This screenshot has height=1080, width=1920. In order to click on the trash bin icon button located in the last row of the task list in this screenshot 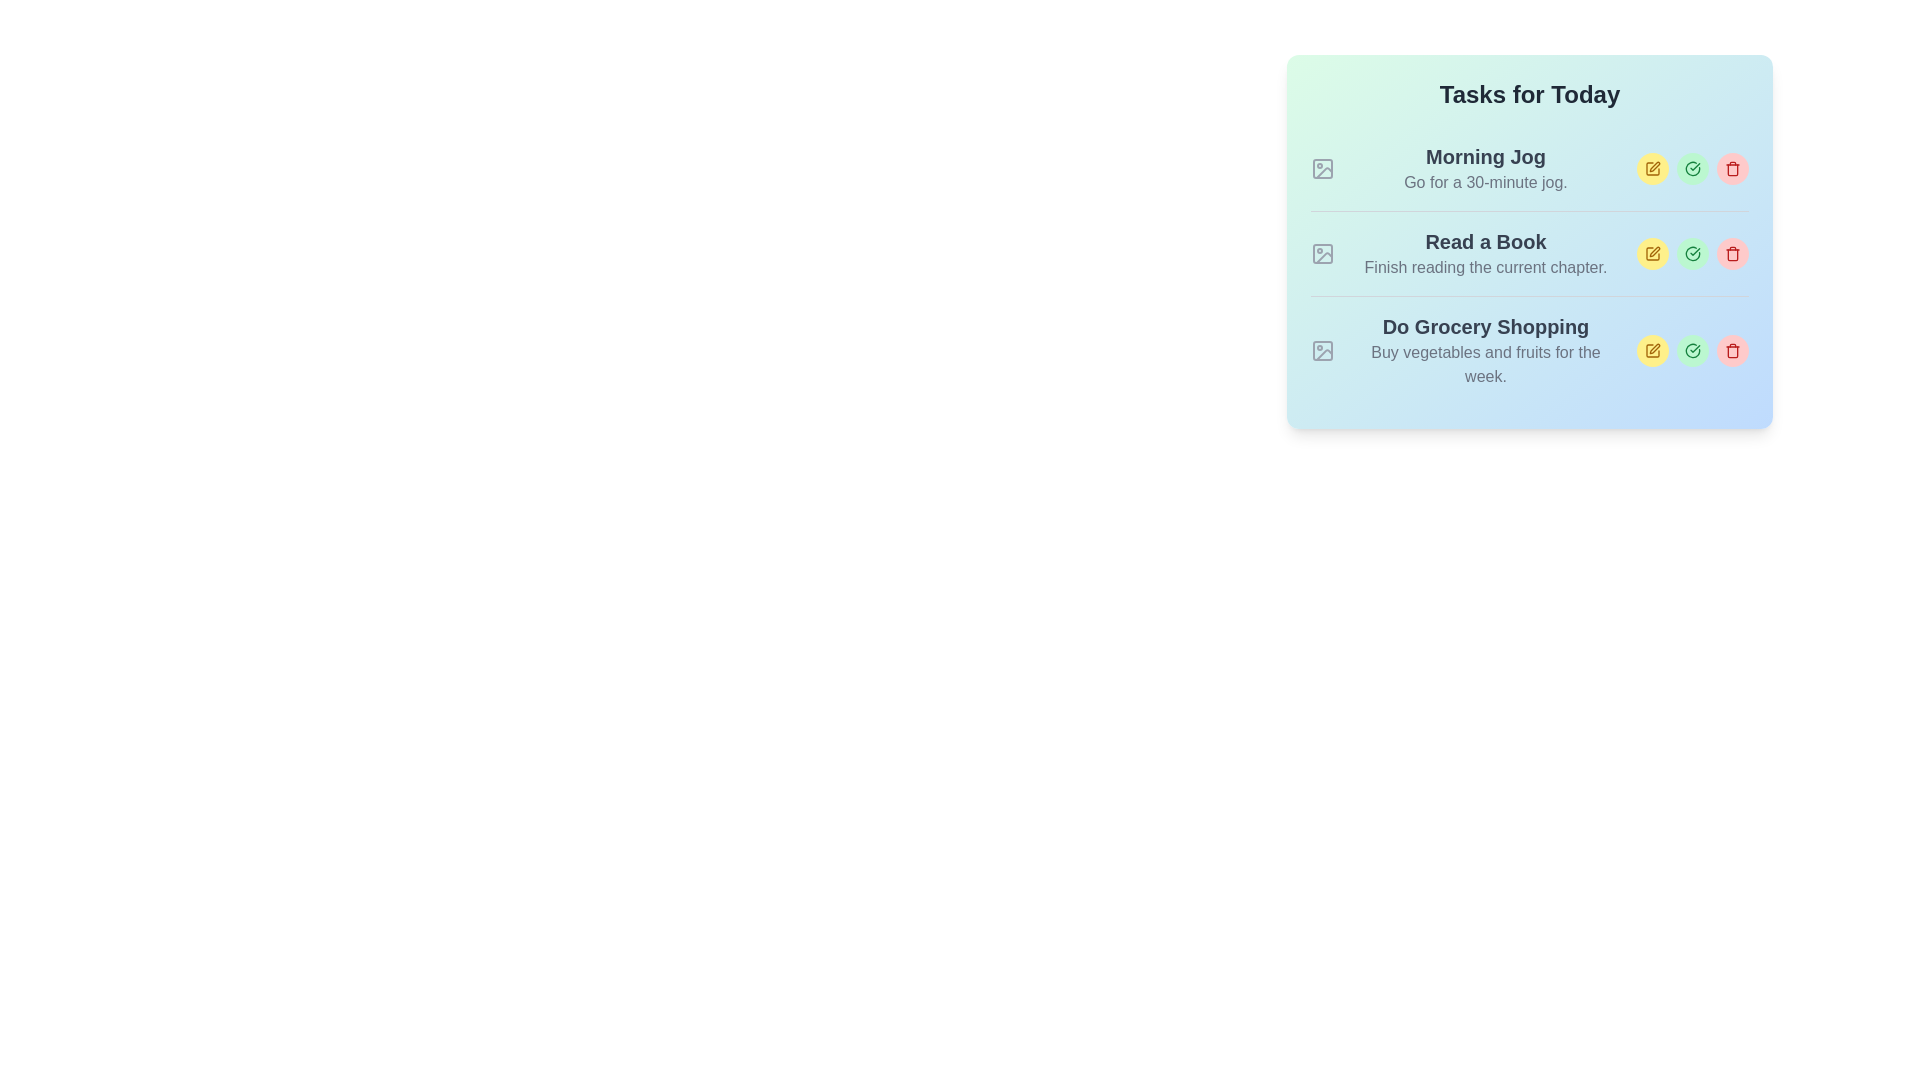, I will do `click(1731, 350)`.